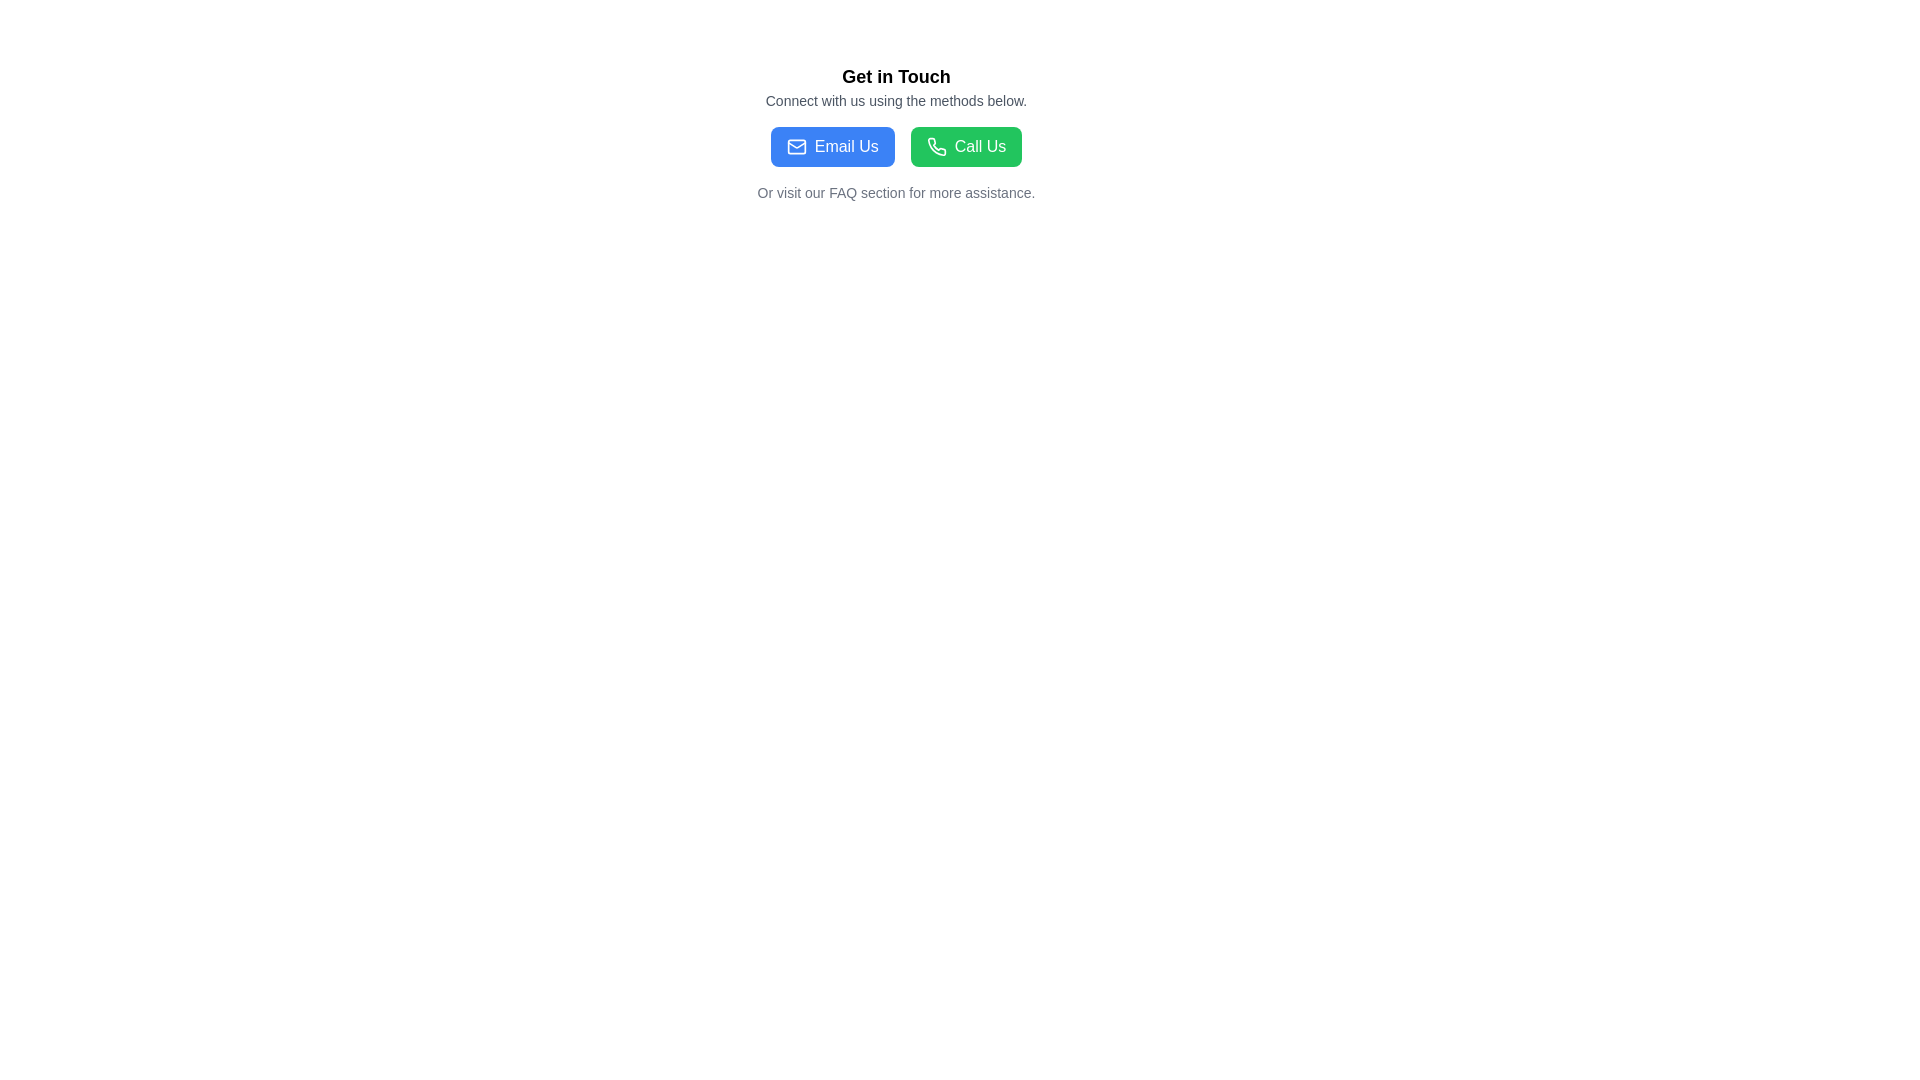 This screenshot has height=1080, width=1920. Describe the element at coordinates (895, 192) in the screenshot. I see `the text label providing guidance to visit the FAQ section, located below the 'Call Us' and 'Email Us' buttons under the 'Get in Touch' header` at that location.